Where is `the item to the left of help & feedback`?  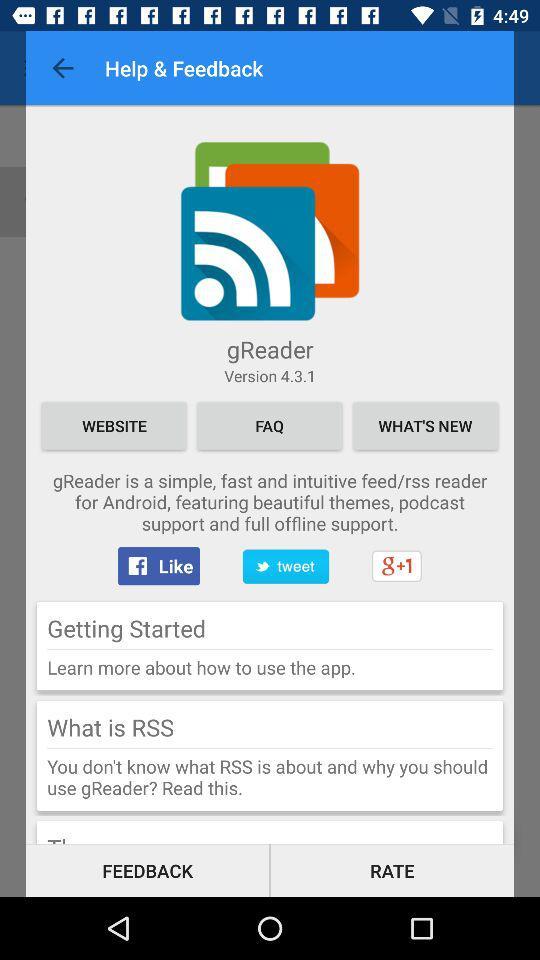 the item to the left of help & feedback is located at coordinates (63, 68).